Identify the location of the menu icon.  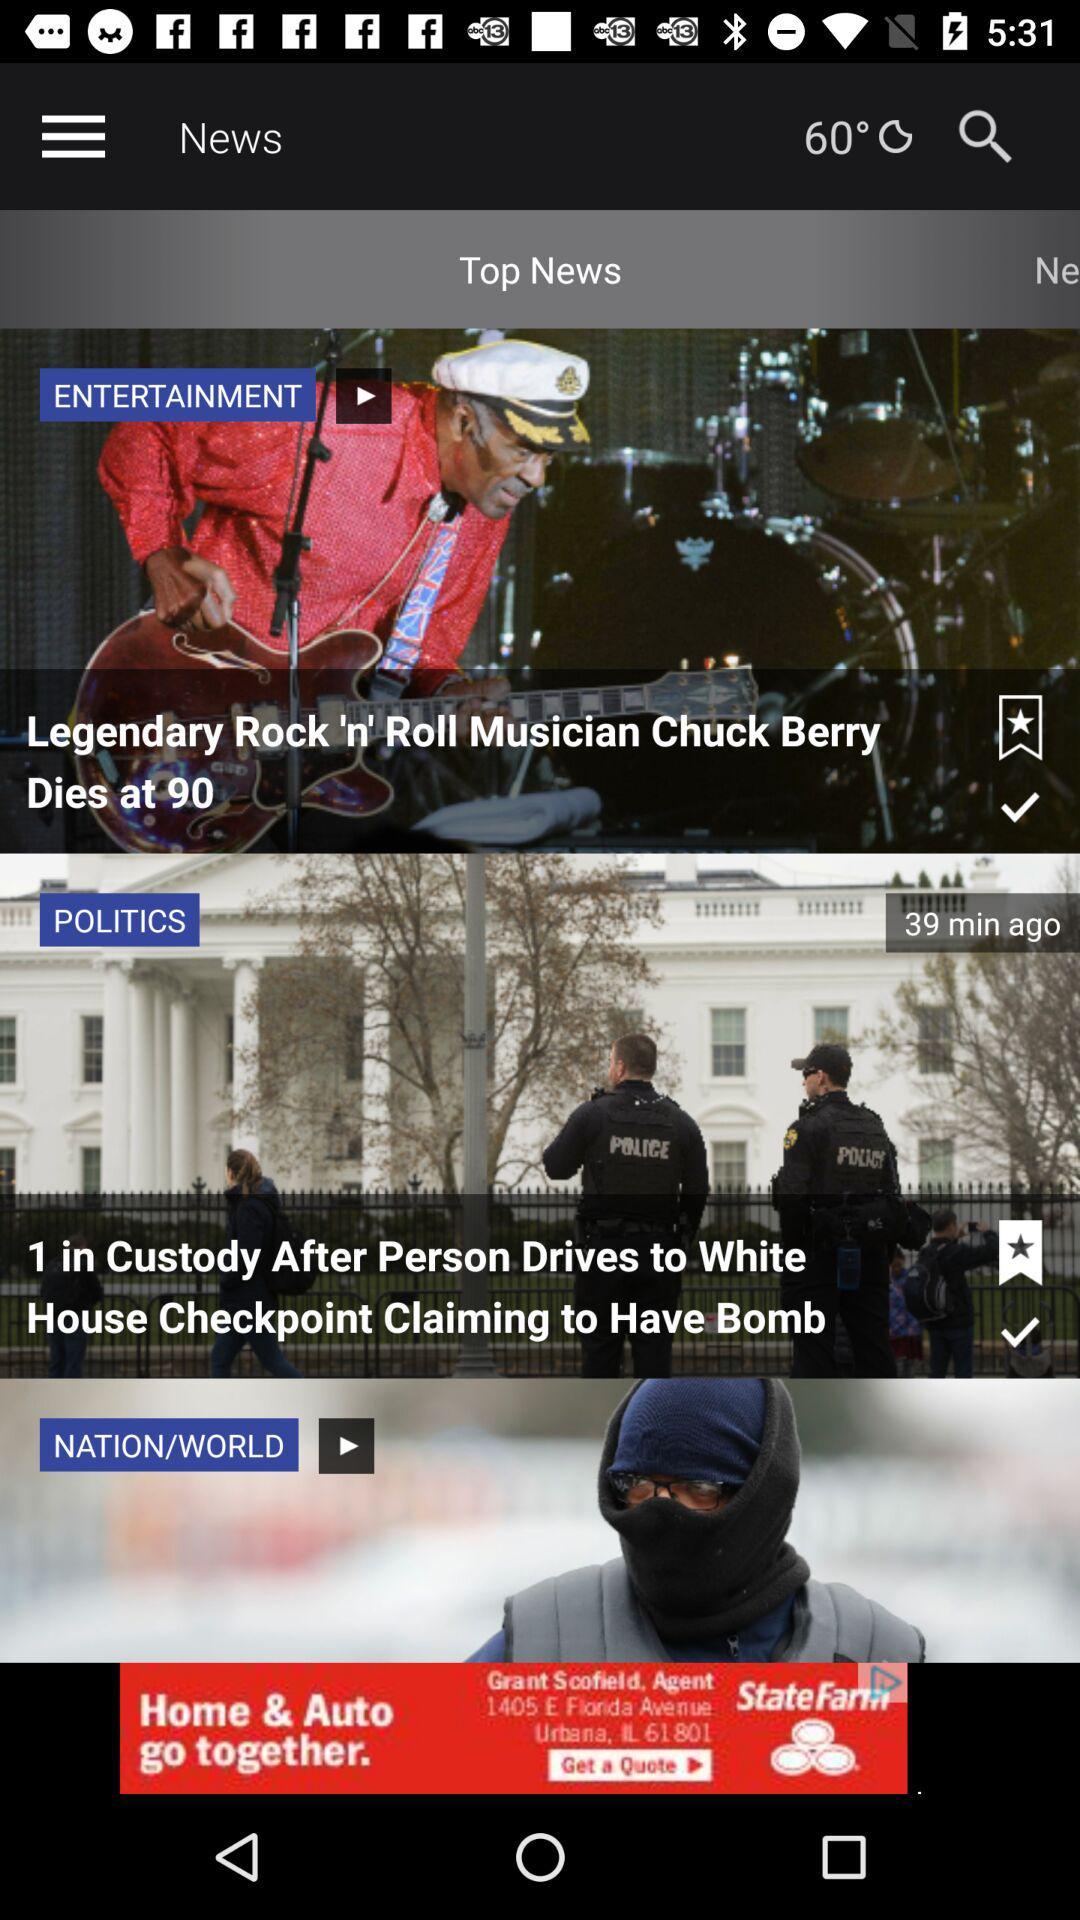
(72, 135).